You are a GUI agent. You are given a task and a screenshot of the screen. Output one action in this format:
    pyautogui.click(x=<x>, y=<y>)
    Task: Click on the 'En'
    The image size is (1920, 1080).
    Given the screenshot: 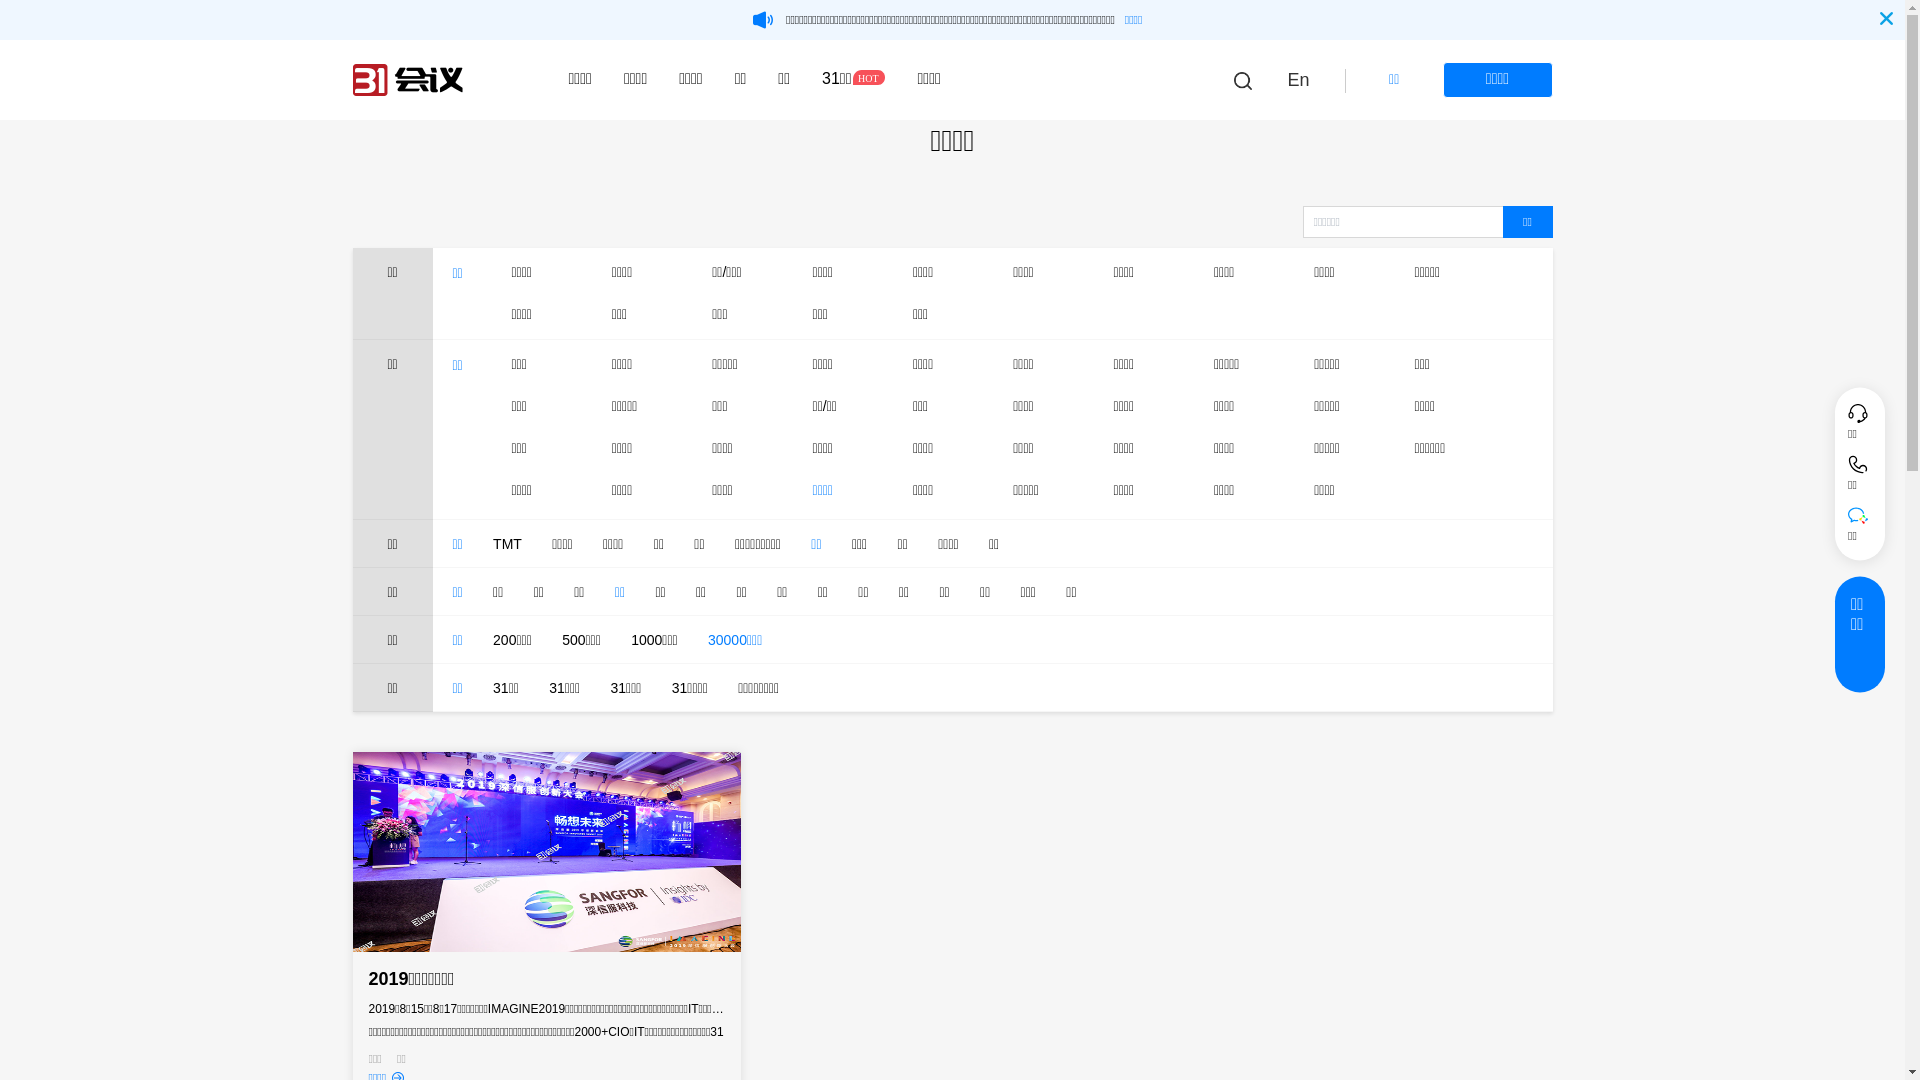 What is the action you would take?
    pyautogui.click(x=1297, y=79)
    